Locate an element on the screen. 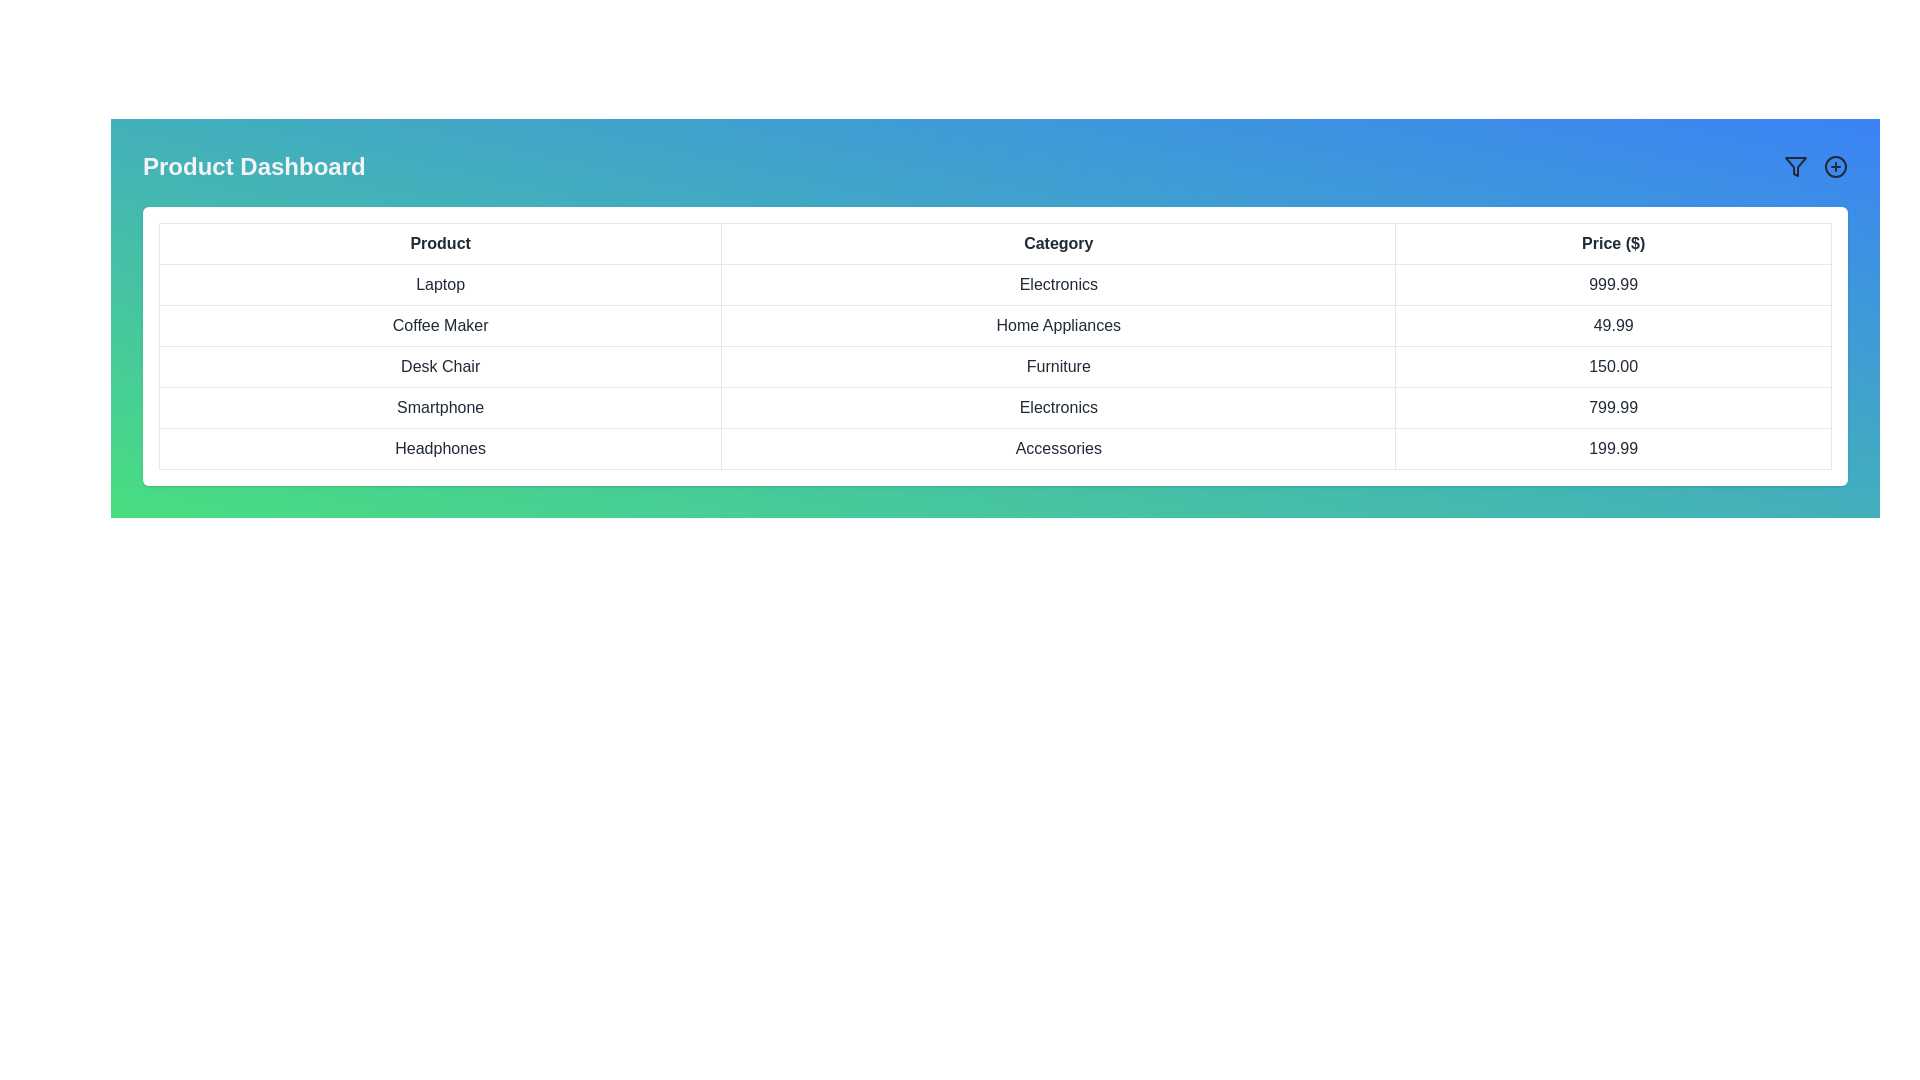 This screenshot has width=1920, height=1080. text content of the table cell displaying the category 'Electronics' for the product 'Smartphone', which is located in the second column of the row below the header is located at coordinates (1057, 407).